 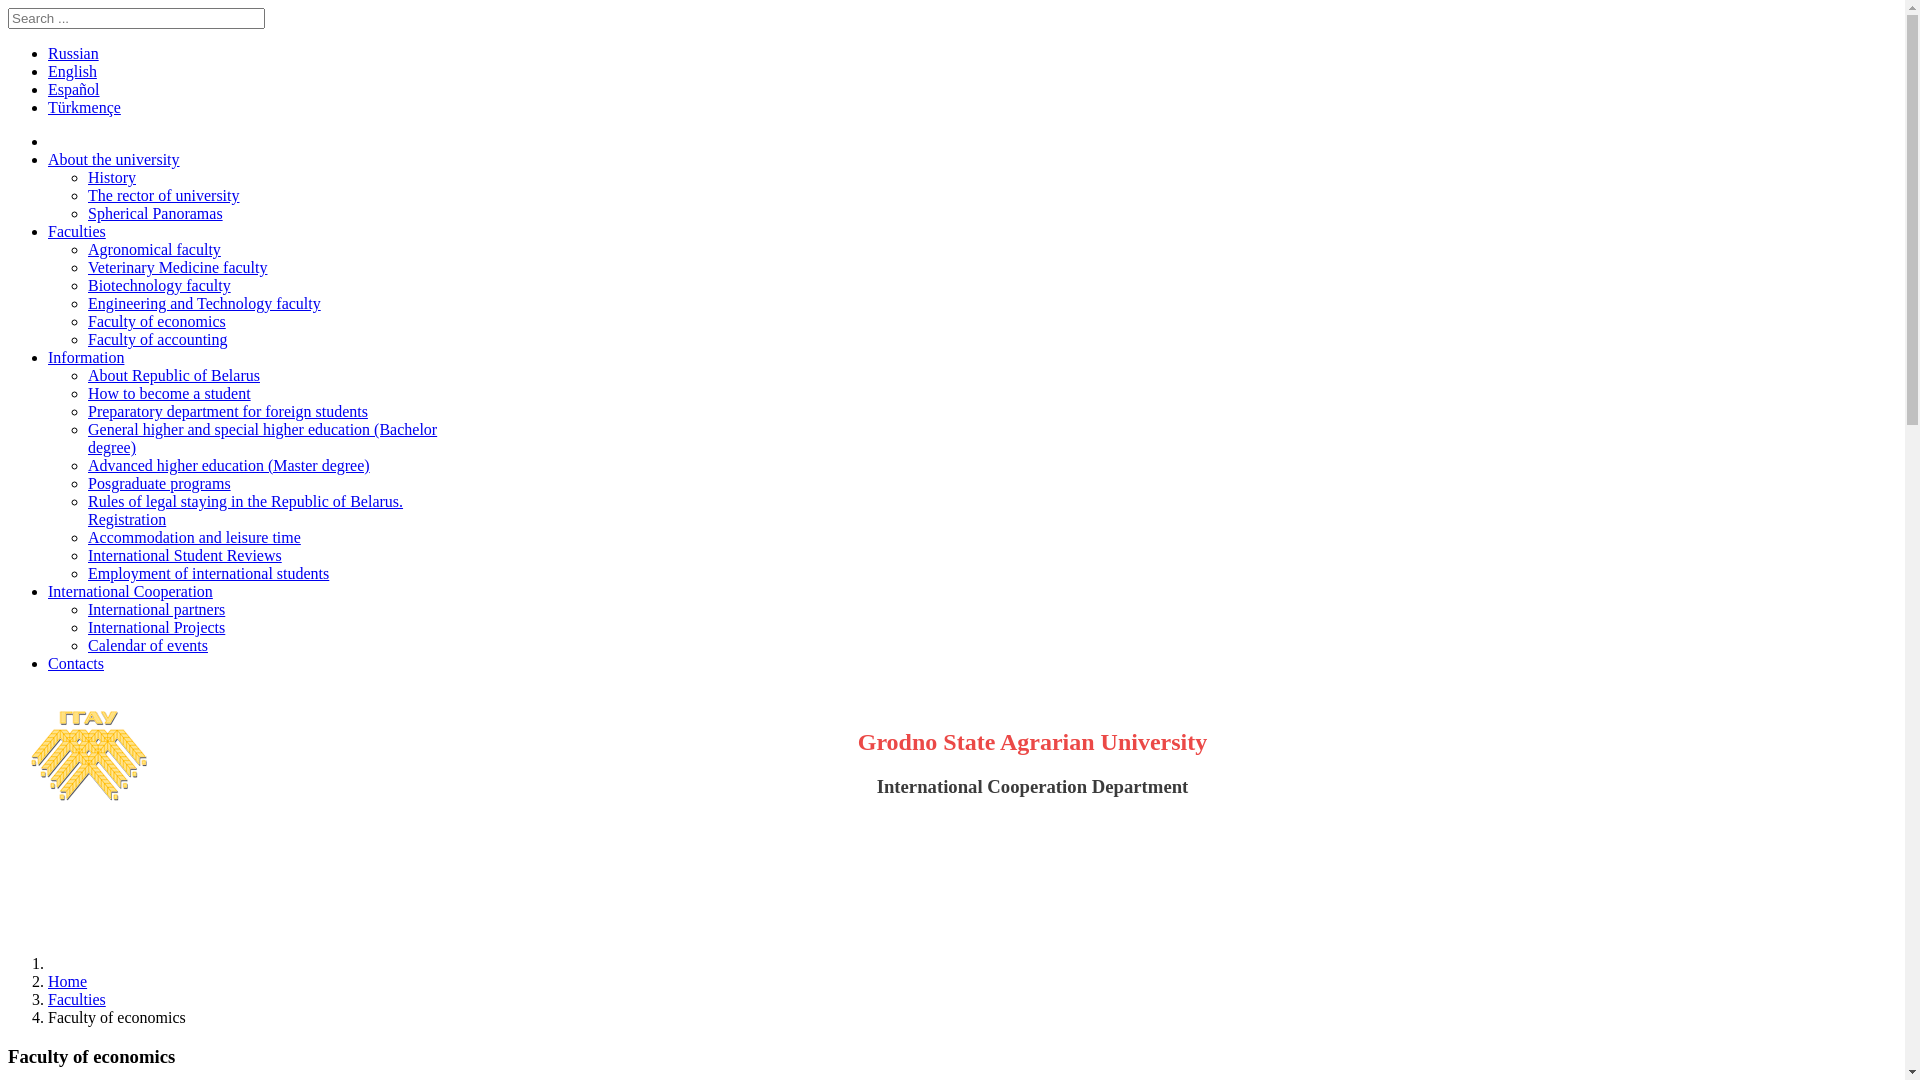 What do you see at coordinates (208, 573) in the screenshot?
I see `'Employment of international students'` at bounding box center [208, 573].